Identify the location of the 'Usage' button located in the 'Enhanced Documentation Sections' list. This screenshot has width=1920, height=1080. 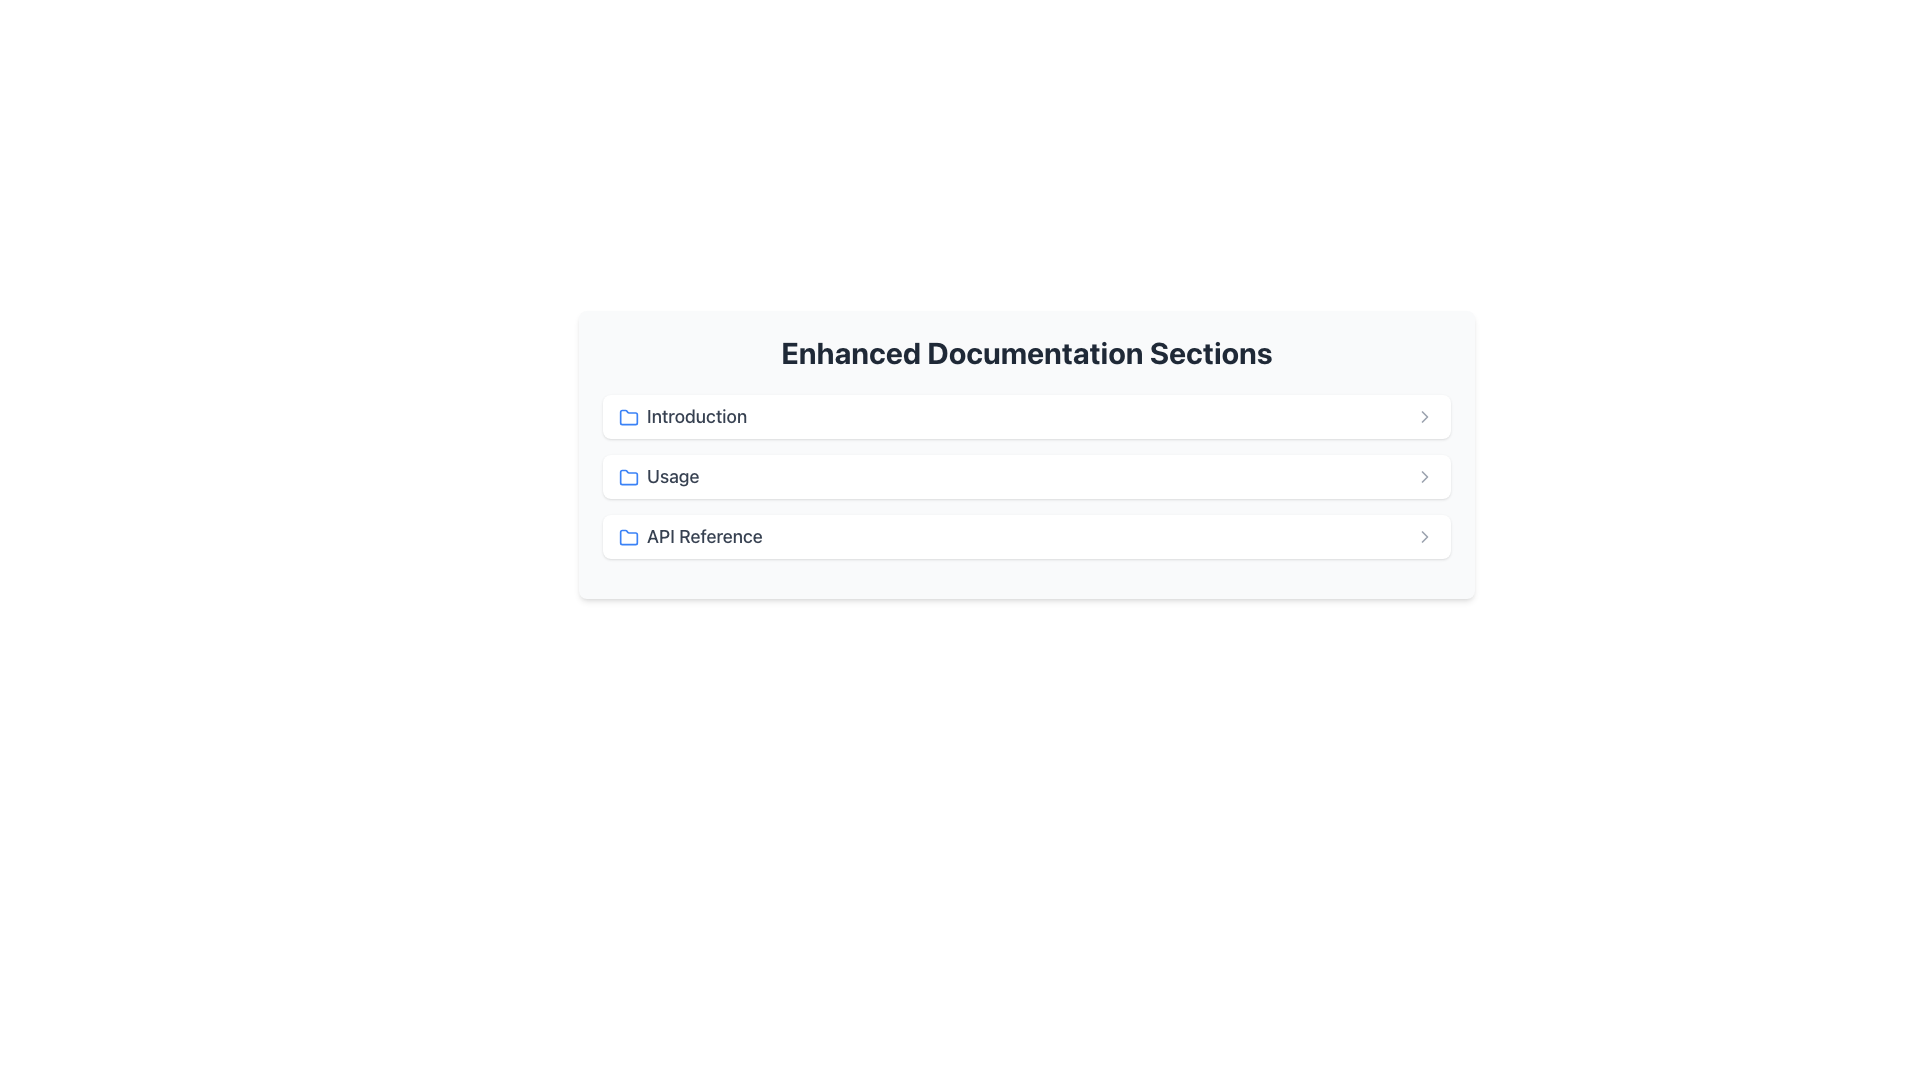
(1027, 477).